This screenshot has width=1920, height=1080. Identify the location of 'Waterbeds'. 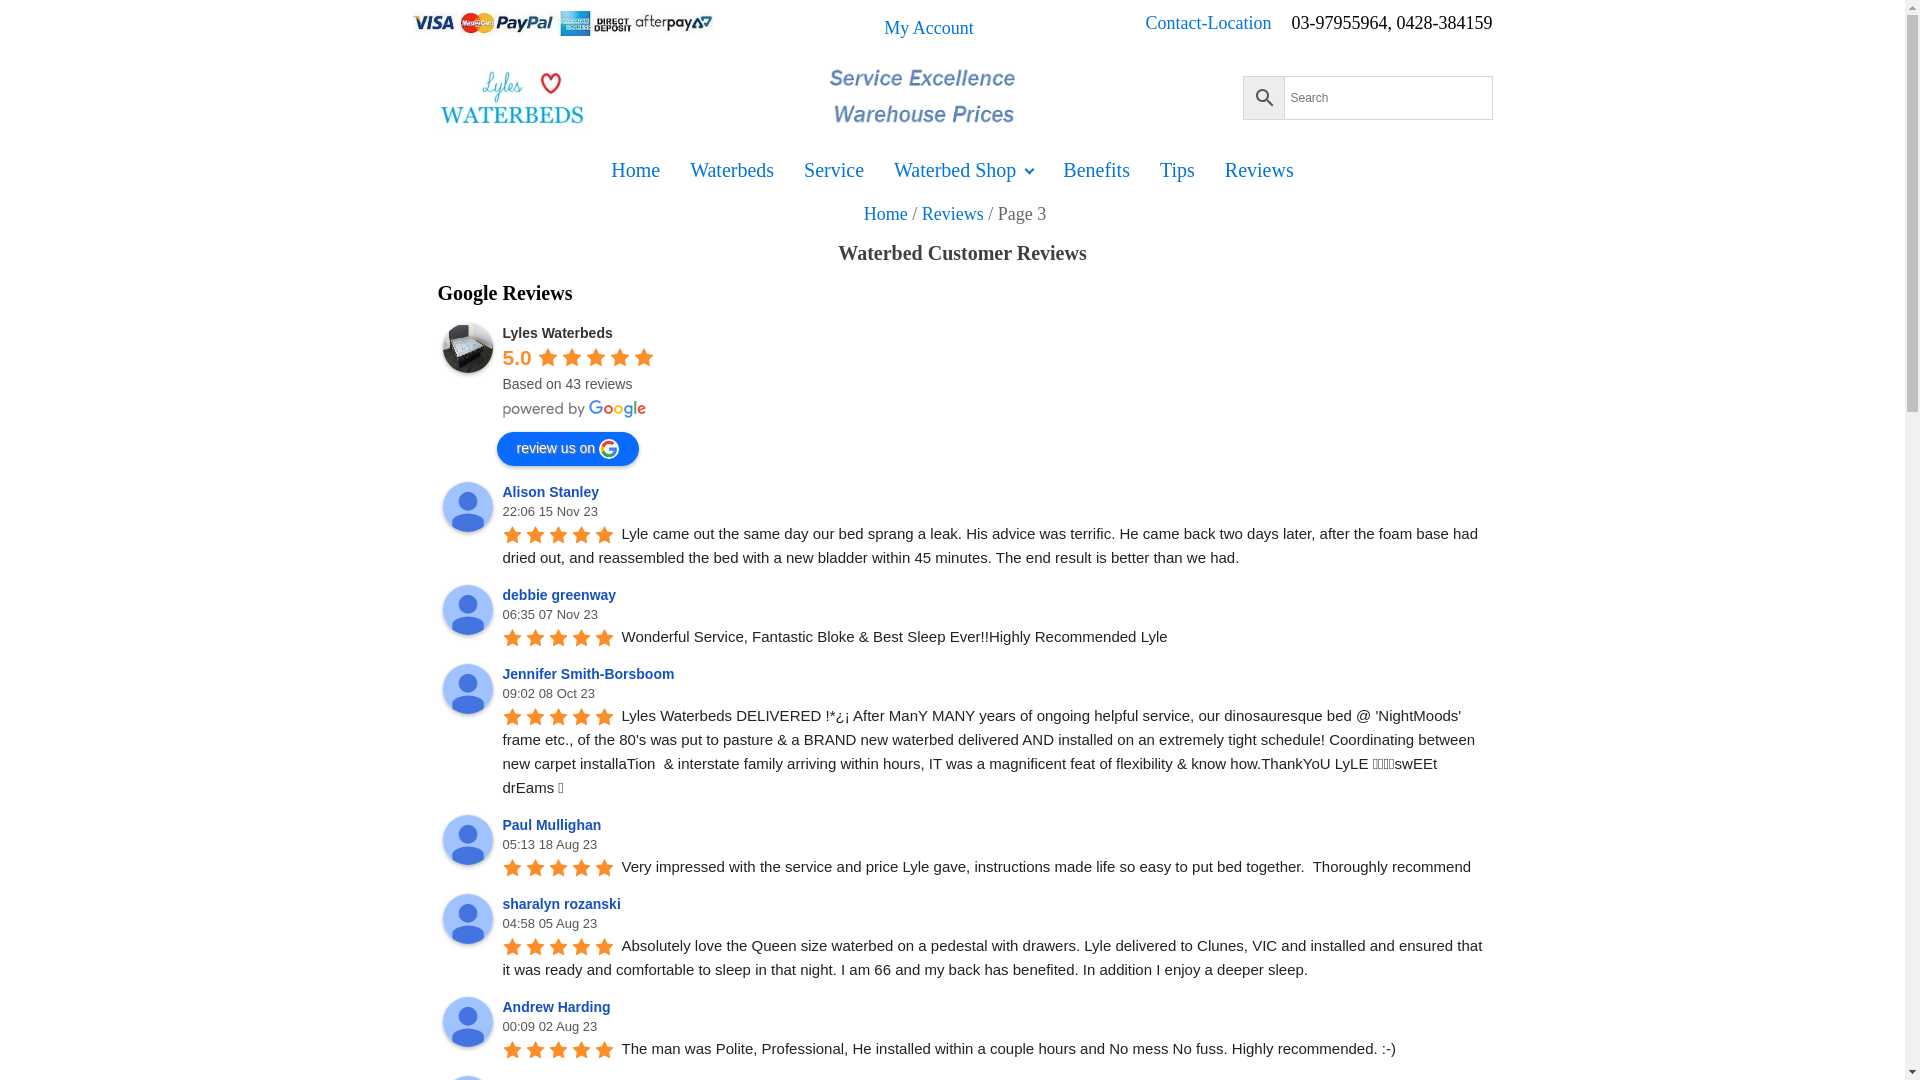
(730, 168).